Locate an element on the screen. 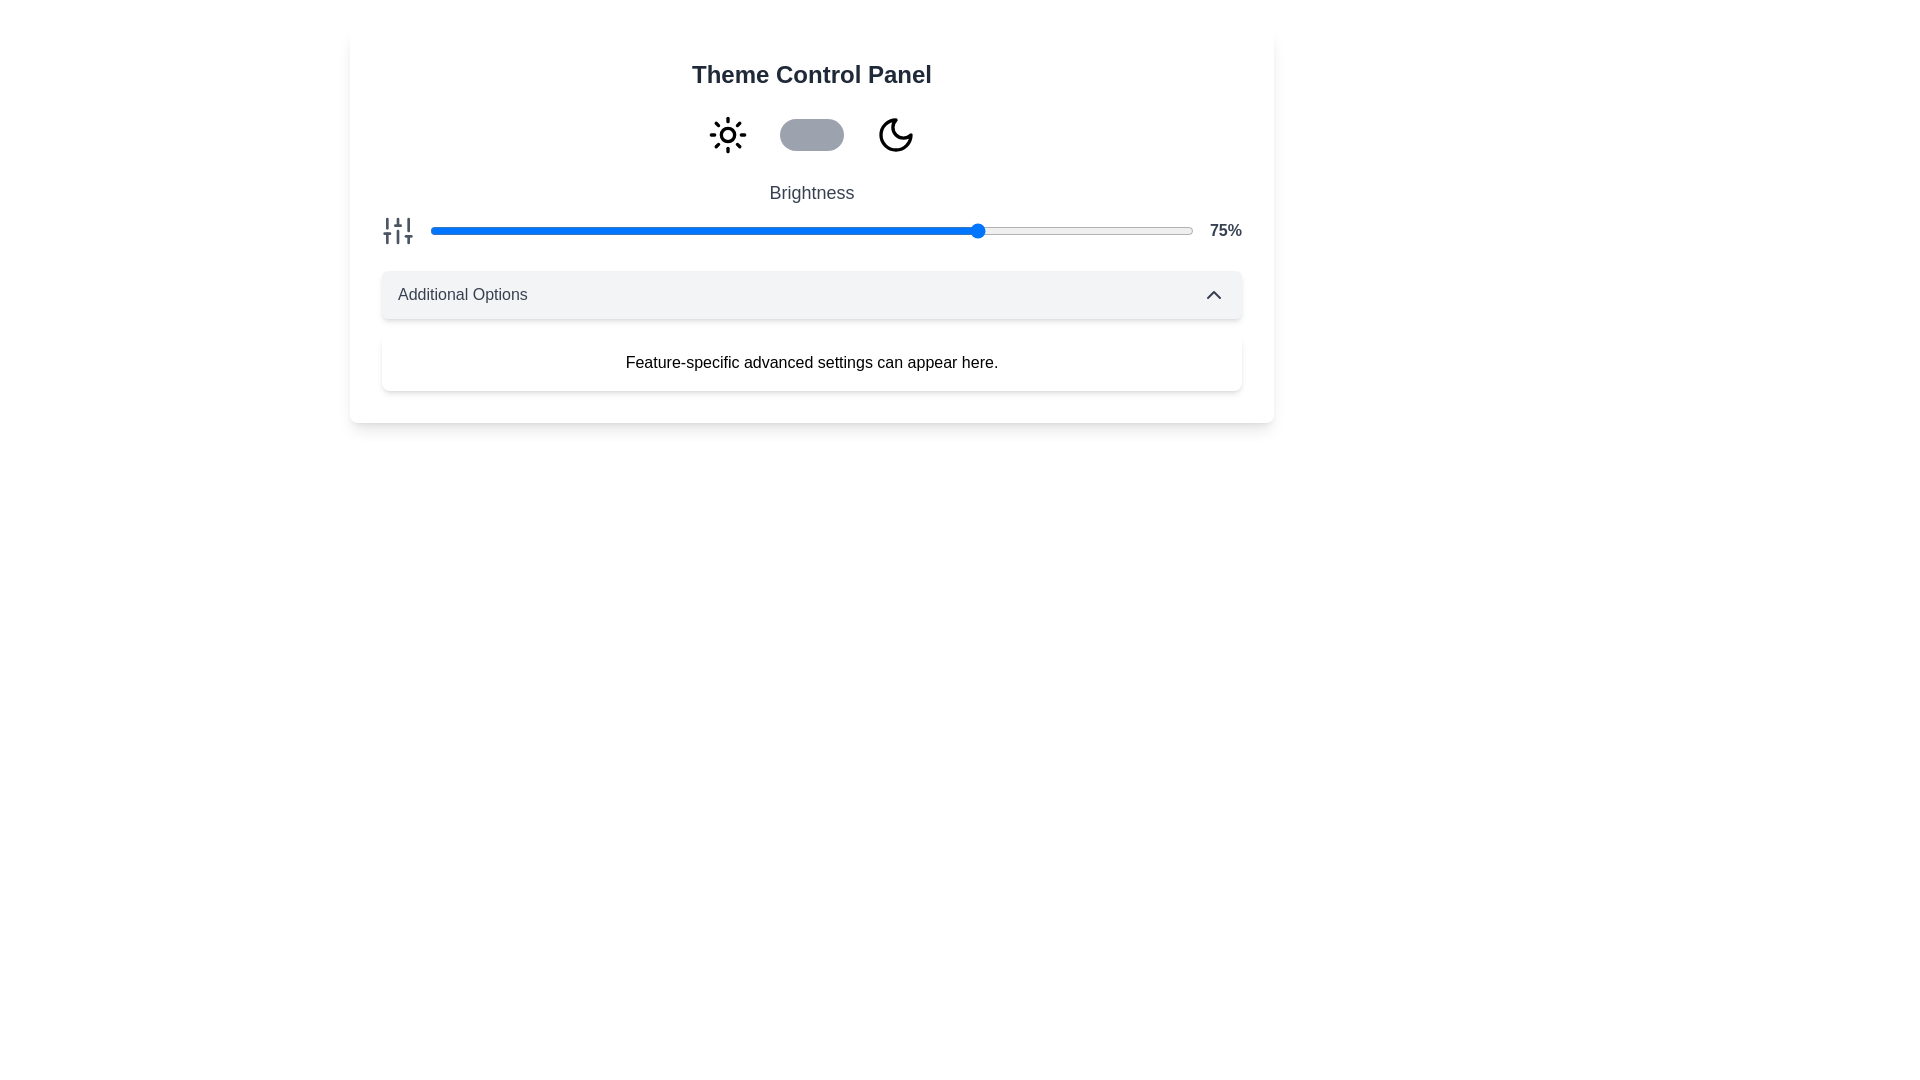  the night mode icon located in the top-right section of the interface, immediately to the right of the toggle switch is located at coordinates (895, 135).